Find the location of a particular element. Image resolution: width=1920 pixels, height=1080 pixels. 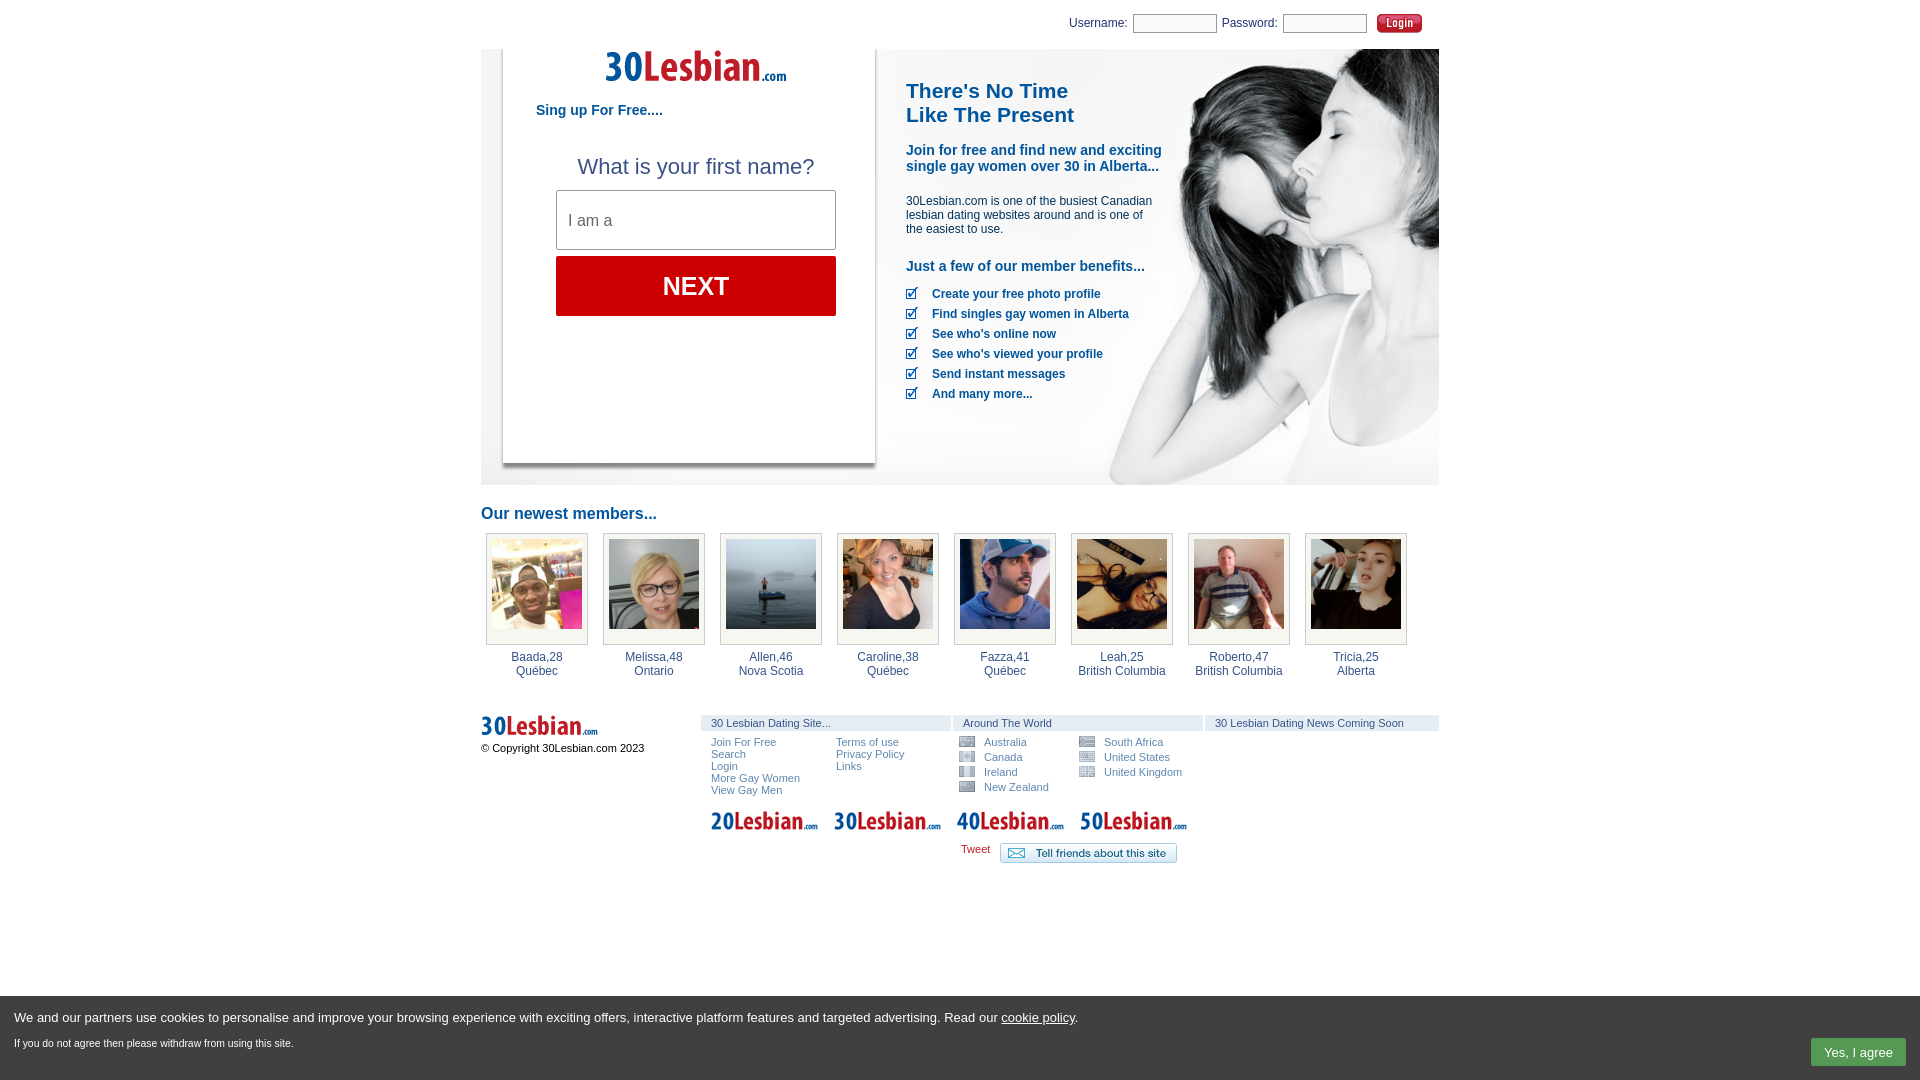

'More Gay Women' is located at coordinates (754, 777).